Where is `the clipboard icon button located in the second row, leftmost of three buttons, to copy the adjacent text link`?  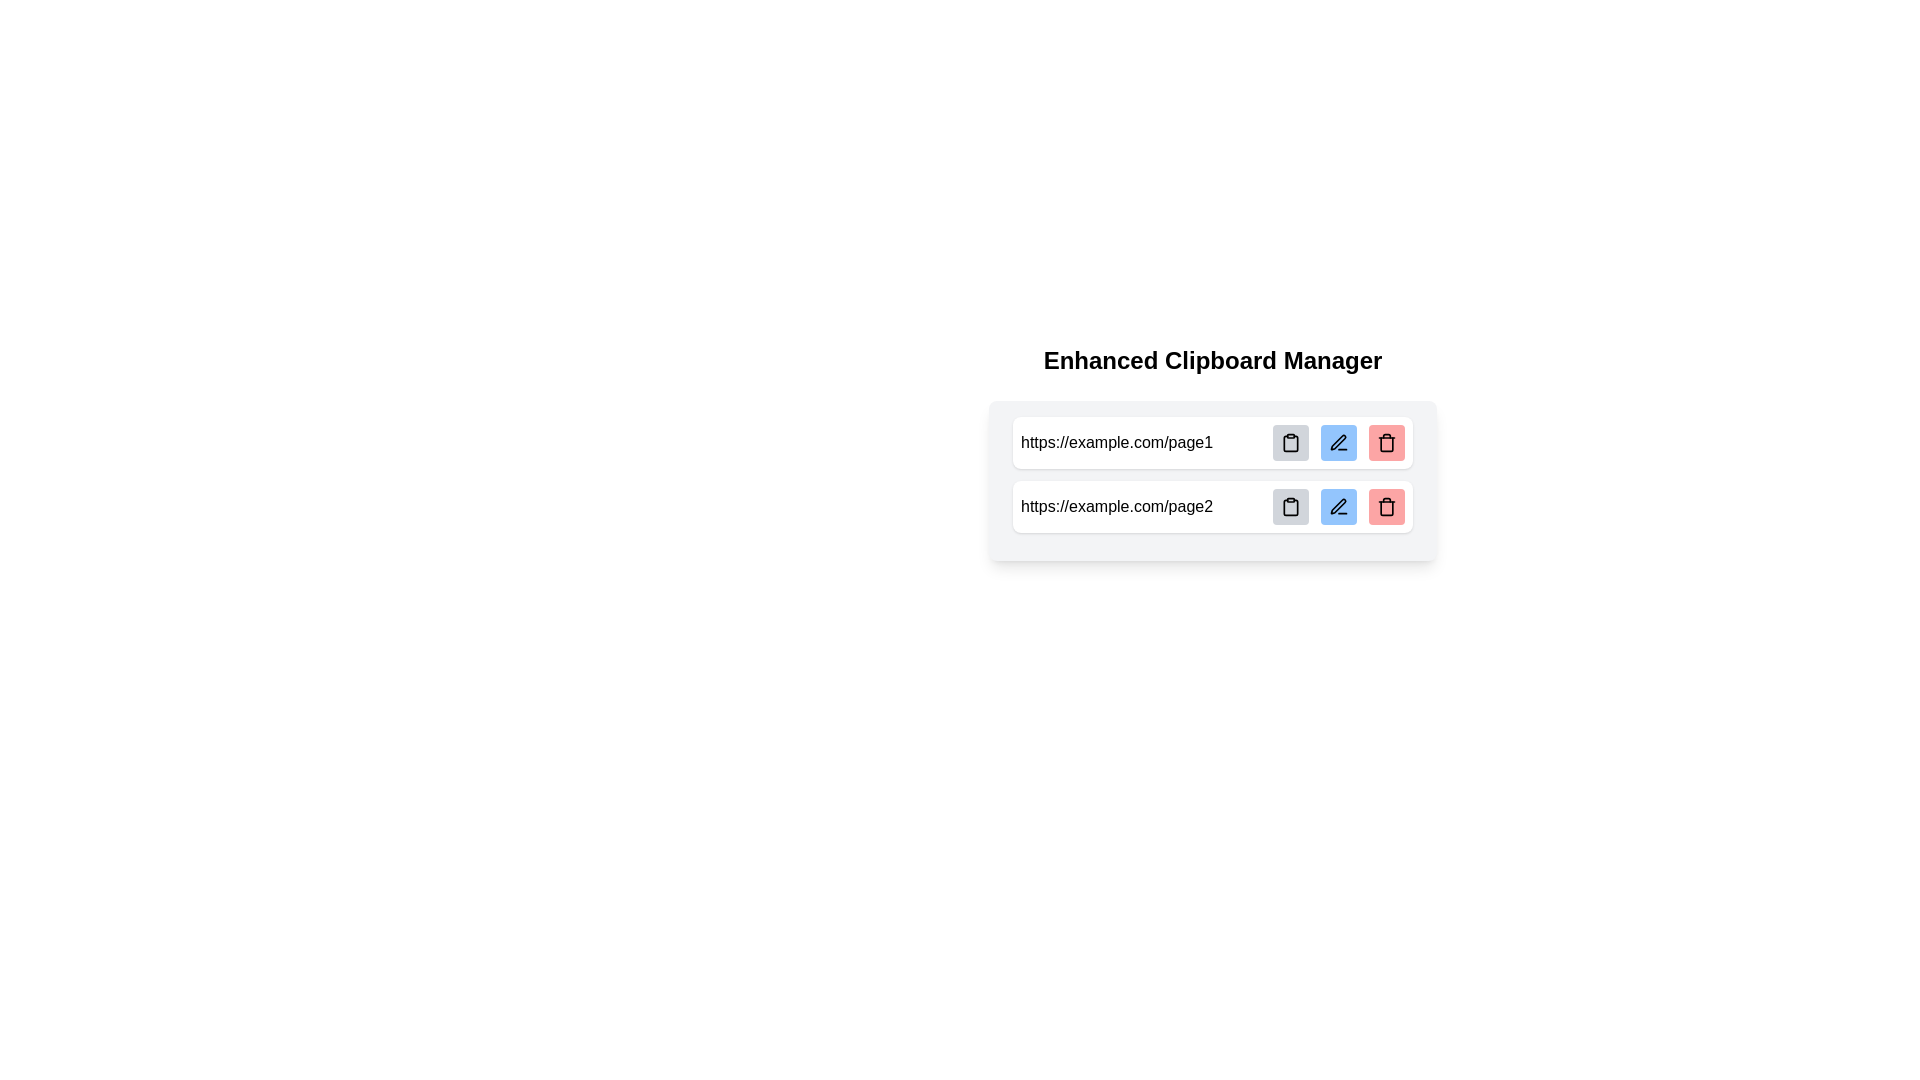
the clipboard icon button located in the second row, leftmost of three buttons, to copy the adjacent text link is located at coordinates (1291, 505).